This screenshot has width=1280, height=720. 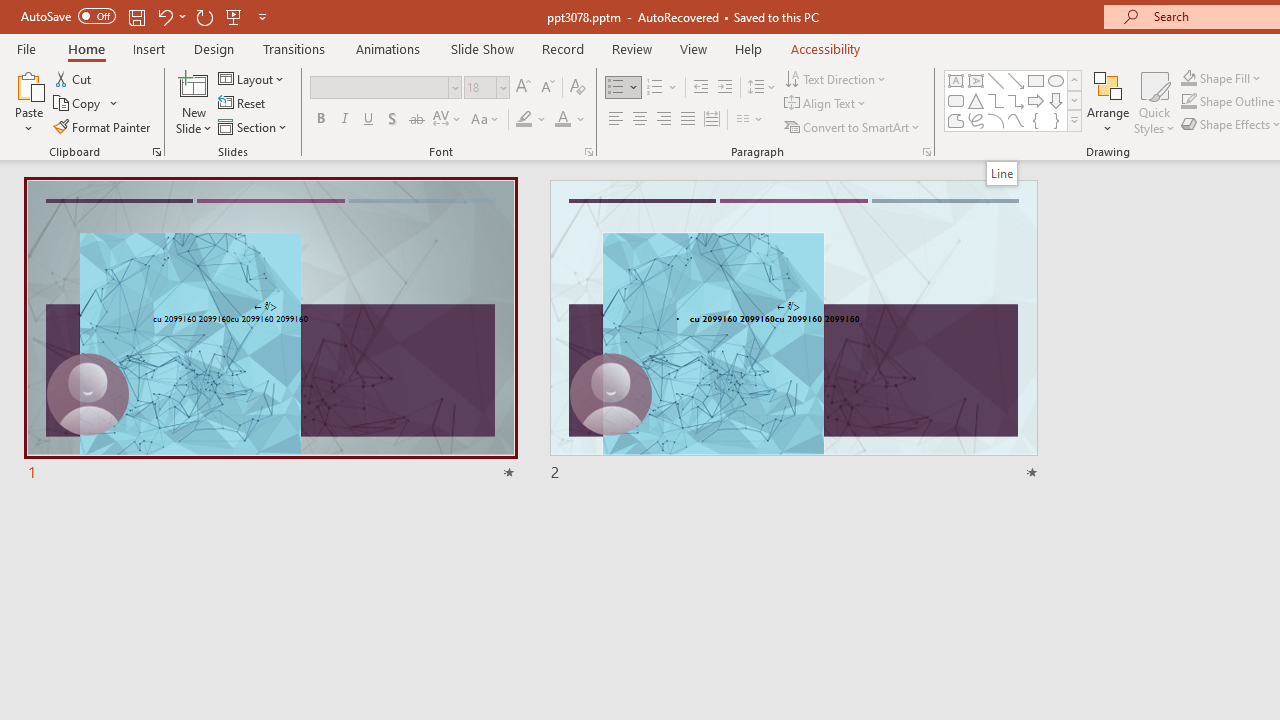 What do you see at coordinates (976, 80) in the screenshot?
I see `'Vertical Text Box'` at bounding box center [976, 80].